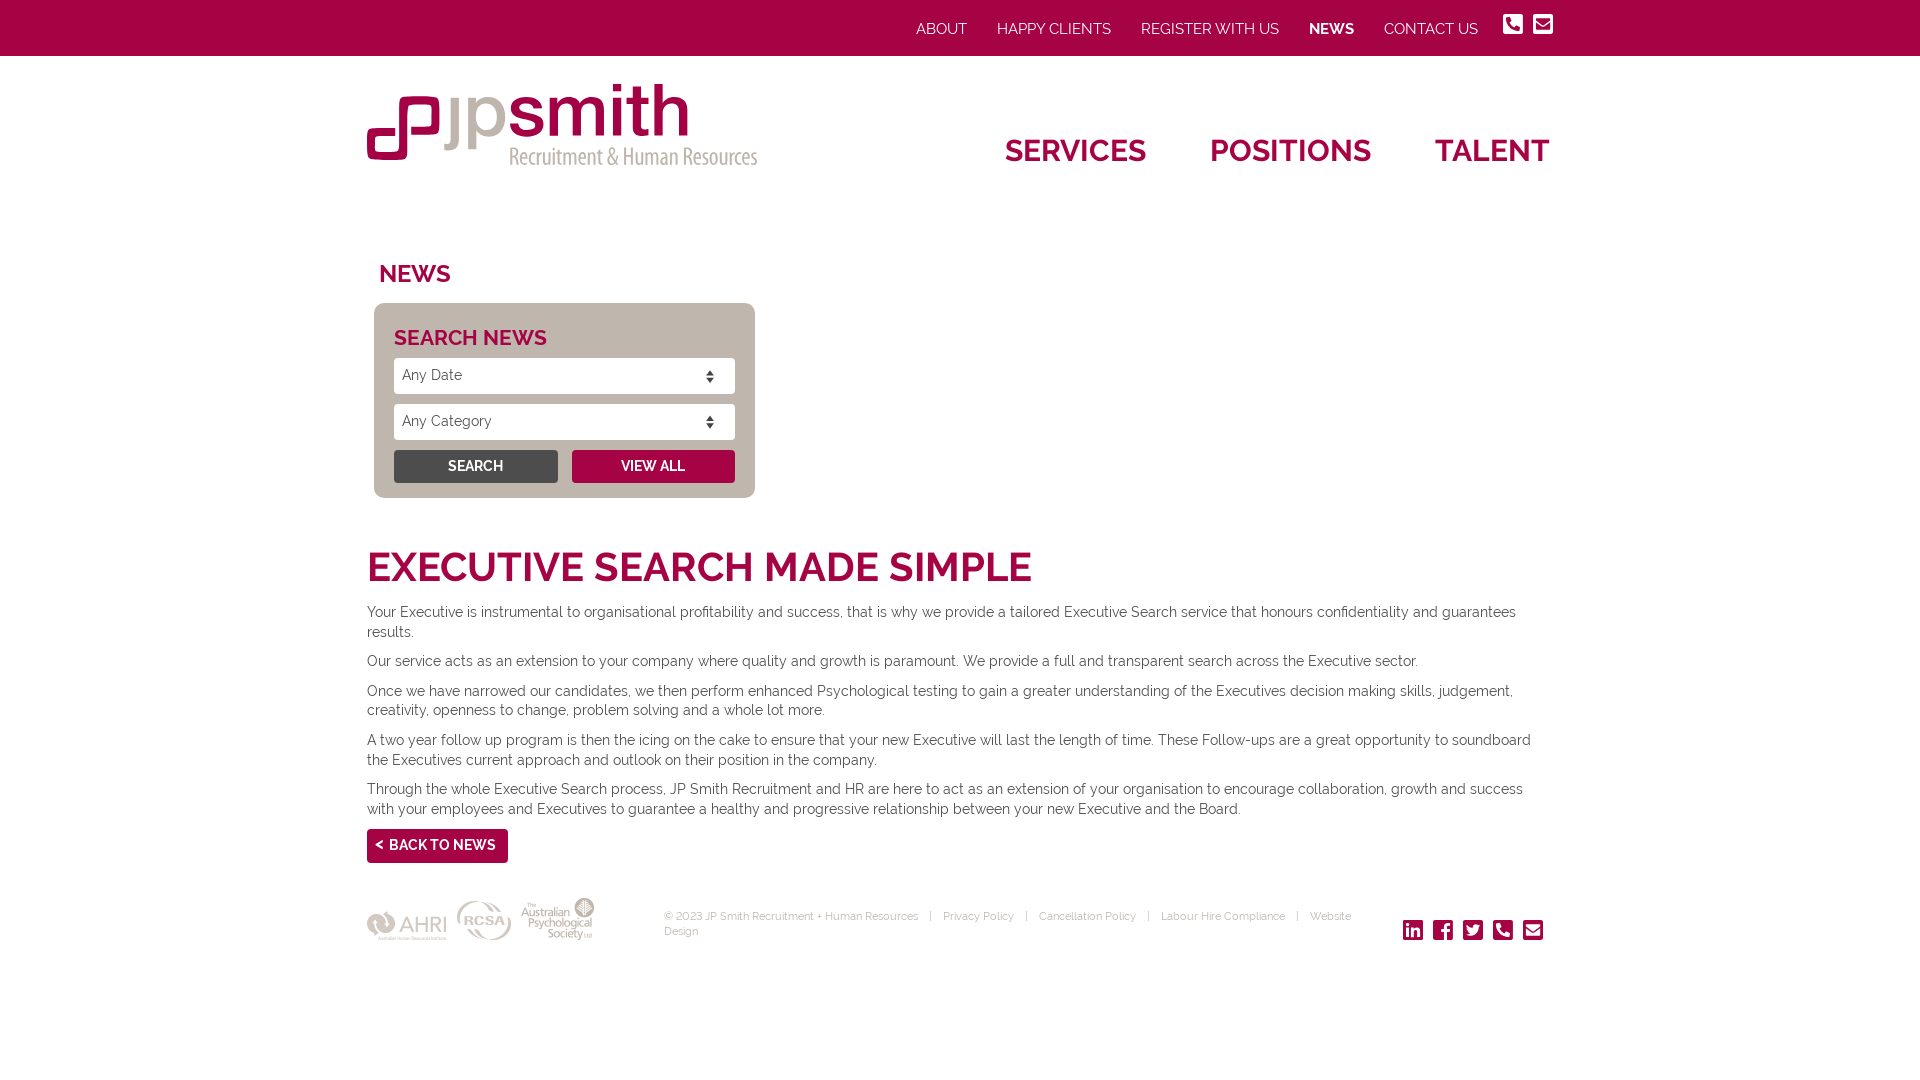  What do you see at coordinates (1429, 29) in the screenshot?
I see `'CONTACT US'` at bounding box center [1429, 29].